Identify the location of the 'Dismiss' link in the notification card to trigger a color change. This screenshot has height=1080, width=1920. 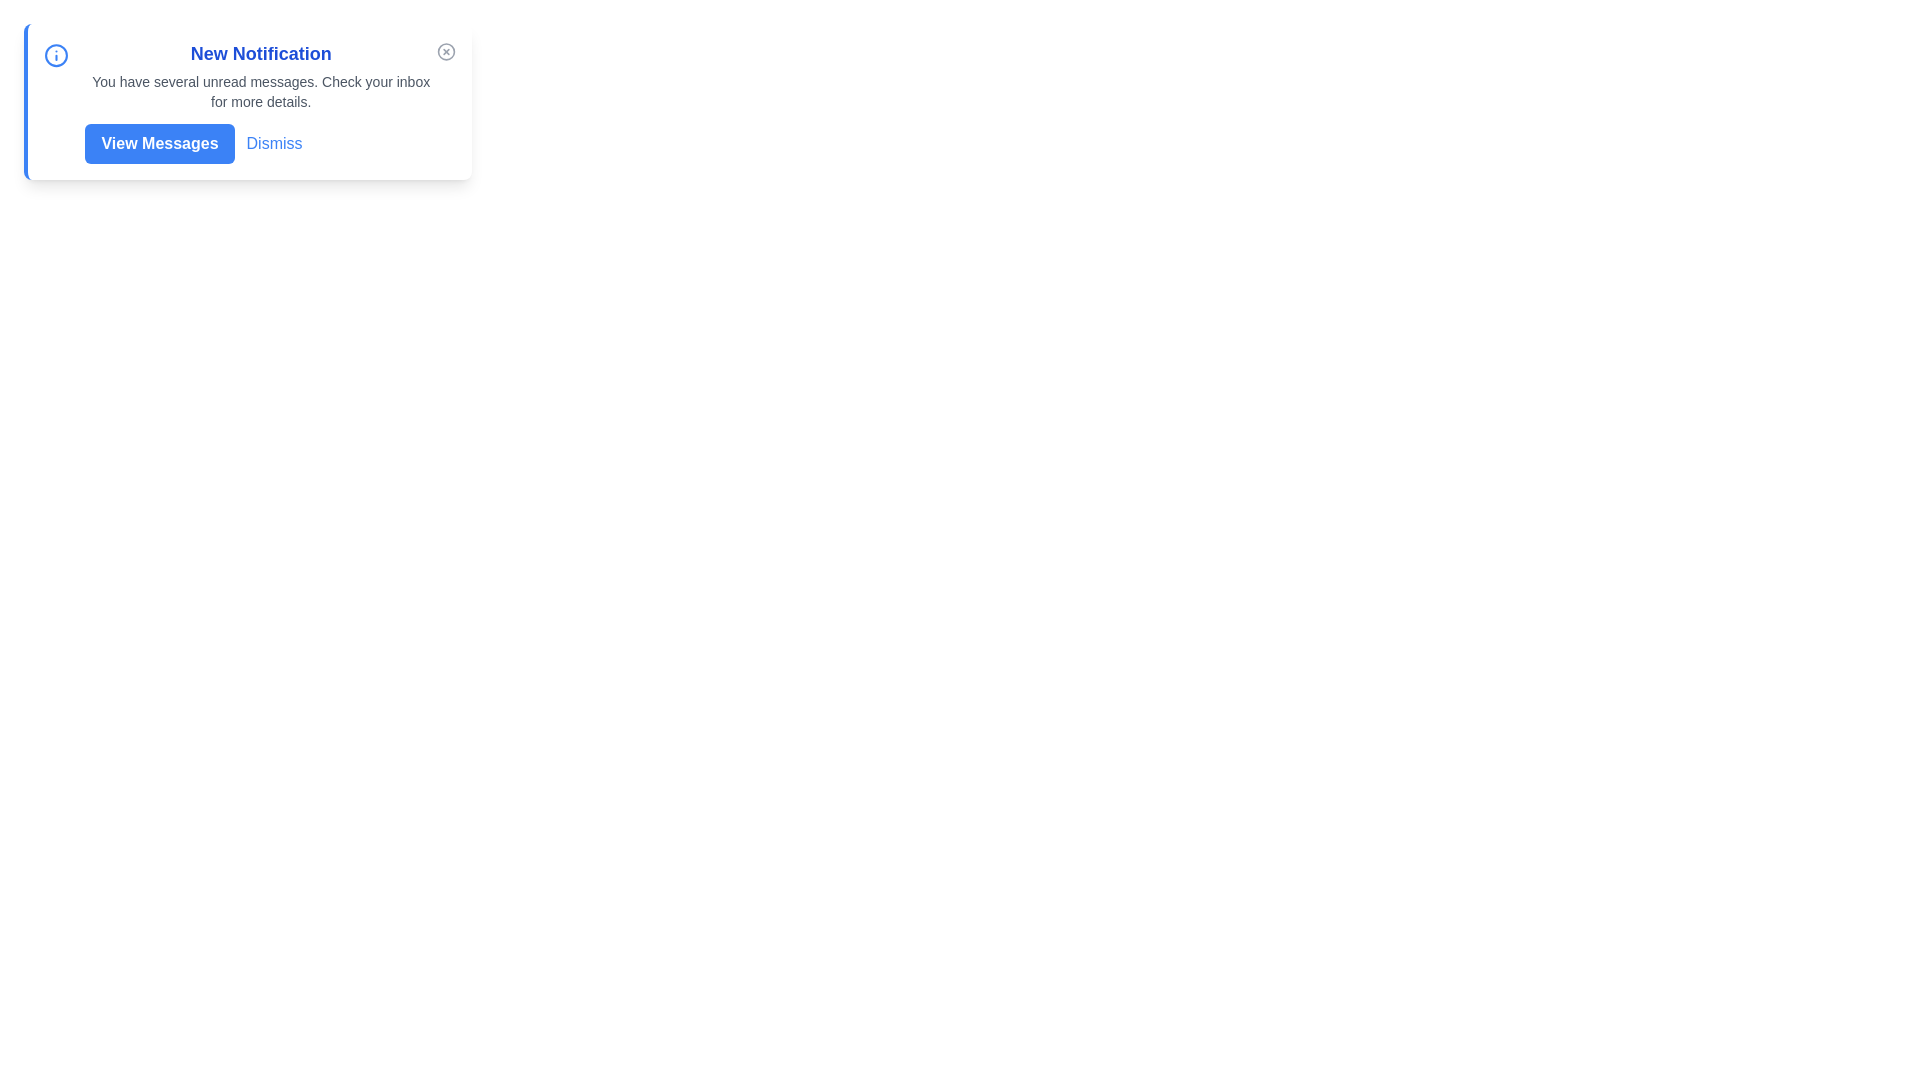
(260, 142).